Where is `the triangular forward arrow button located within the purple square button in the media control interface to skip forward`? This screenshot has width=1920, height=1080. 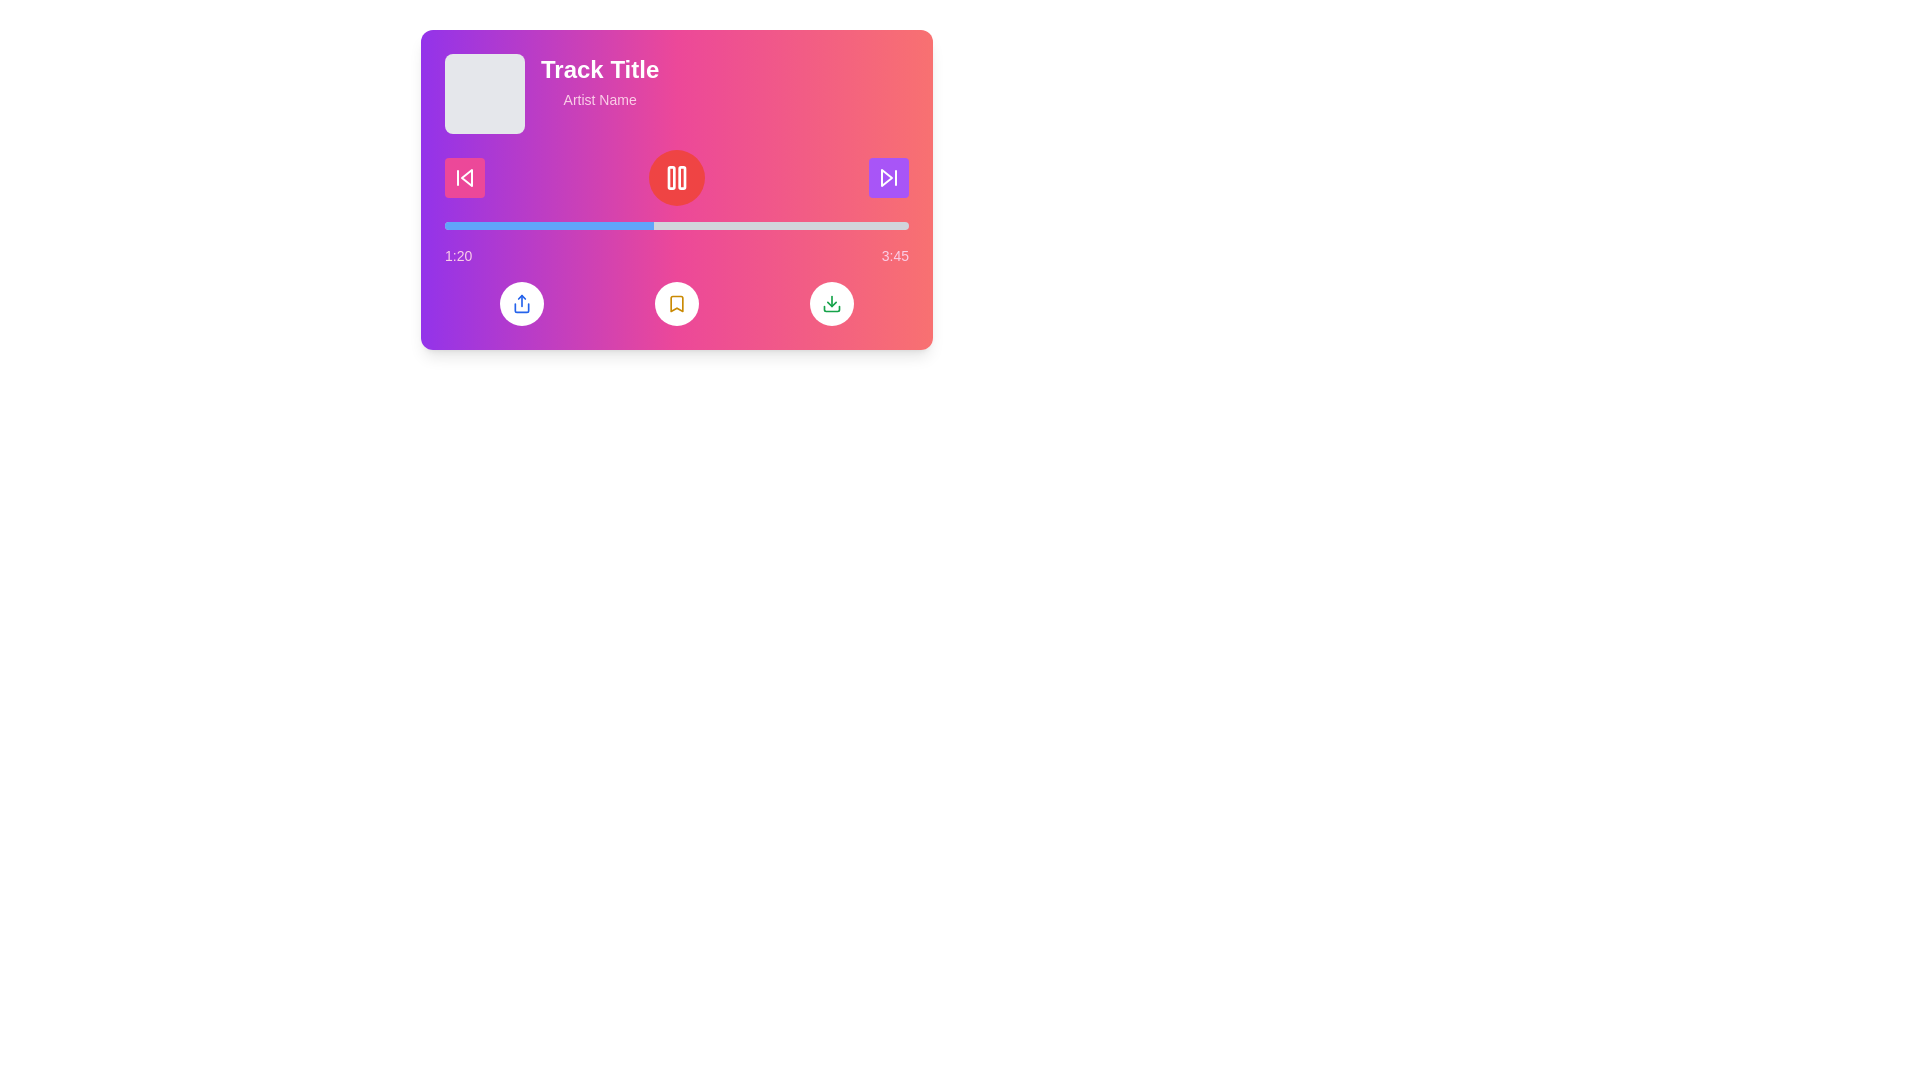 the triangular forward arrow button located within the purple square button in the media control interface to skip forward is located at coordinates (886, 176).